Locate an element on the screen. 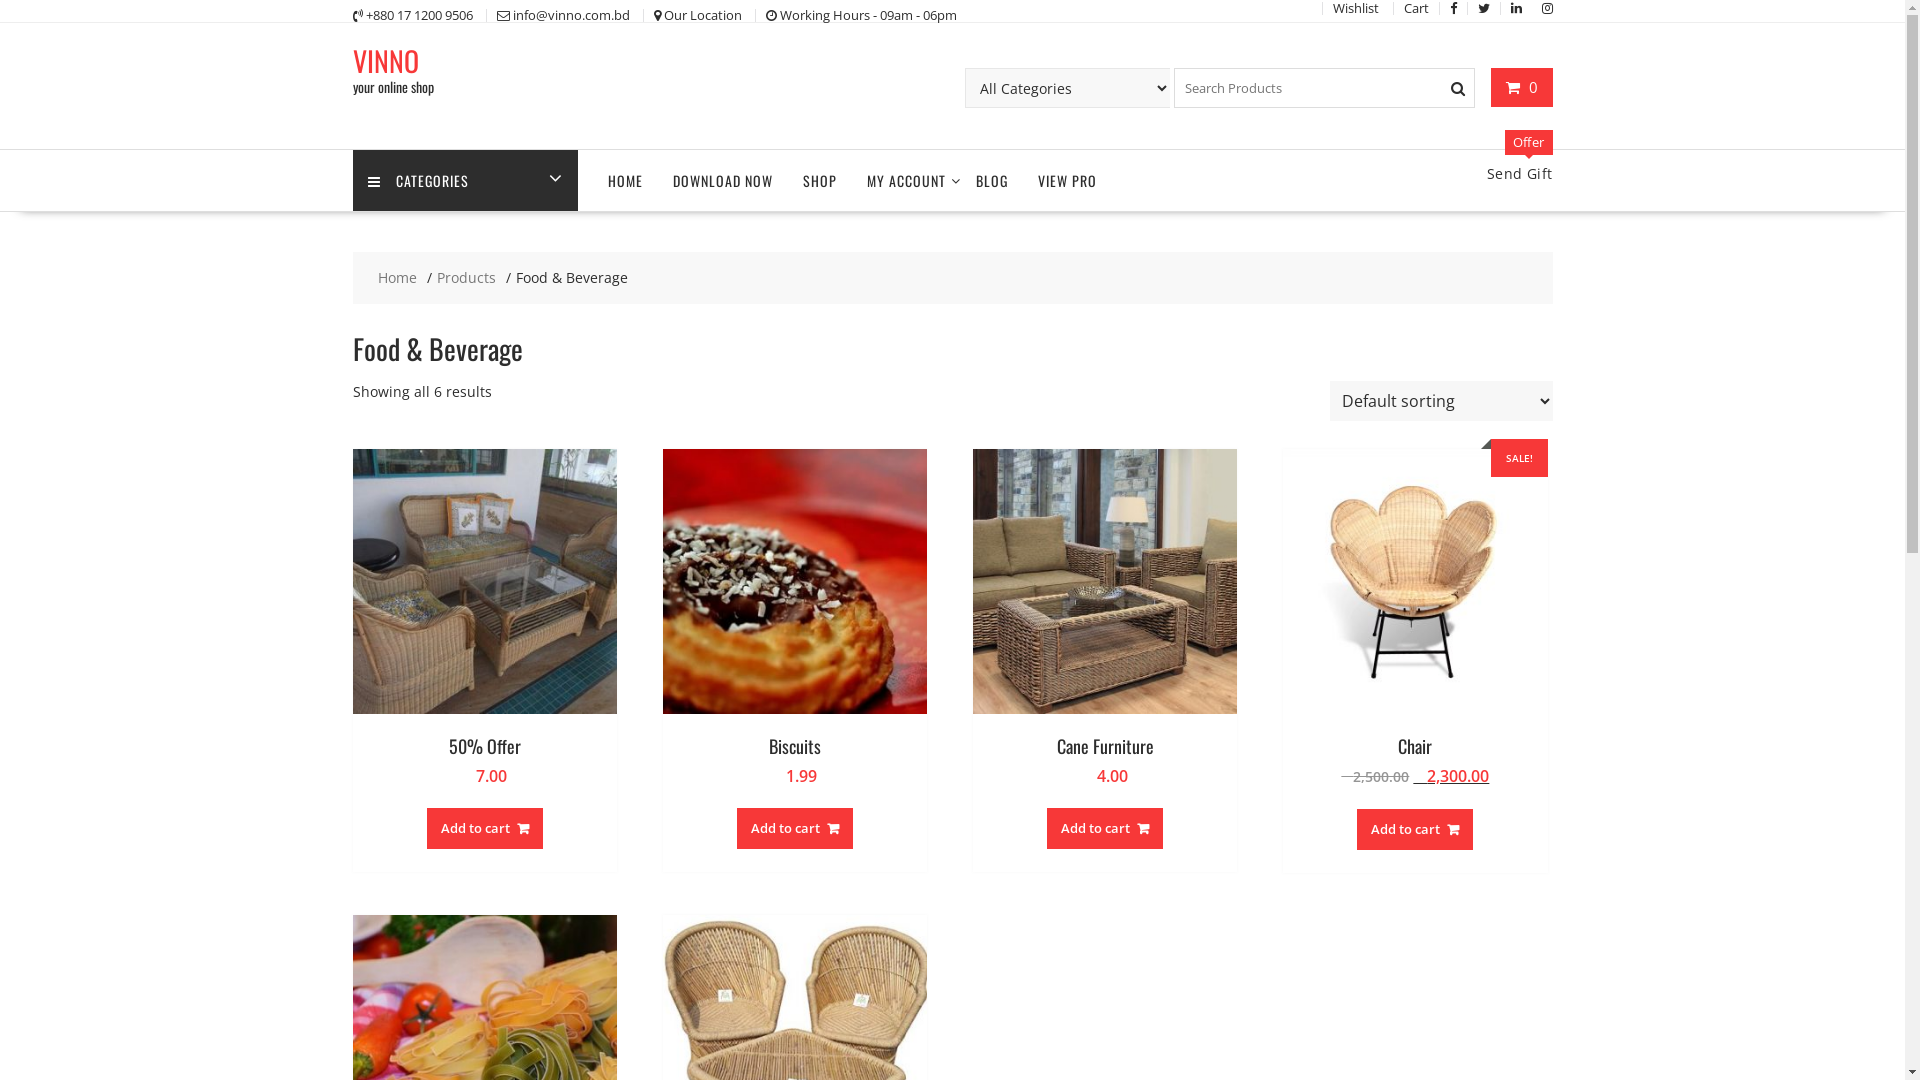 This screenshot has height=1080, width=1920. 'Products' is located at coordinates (464, 277).